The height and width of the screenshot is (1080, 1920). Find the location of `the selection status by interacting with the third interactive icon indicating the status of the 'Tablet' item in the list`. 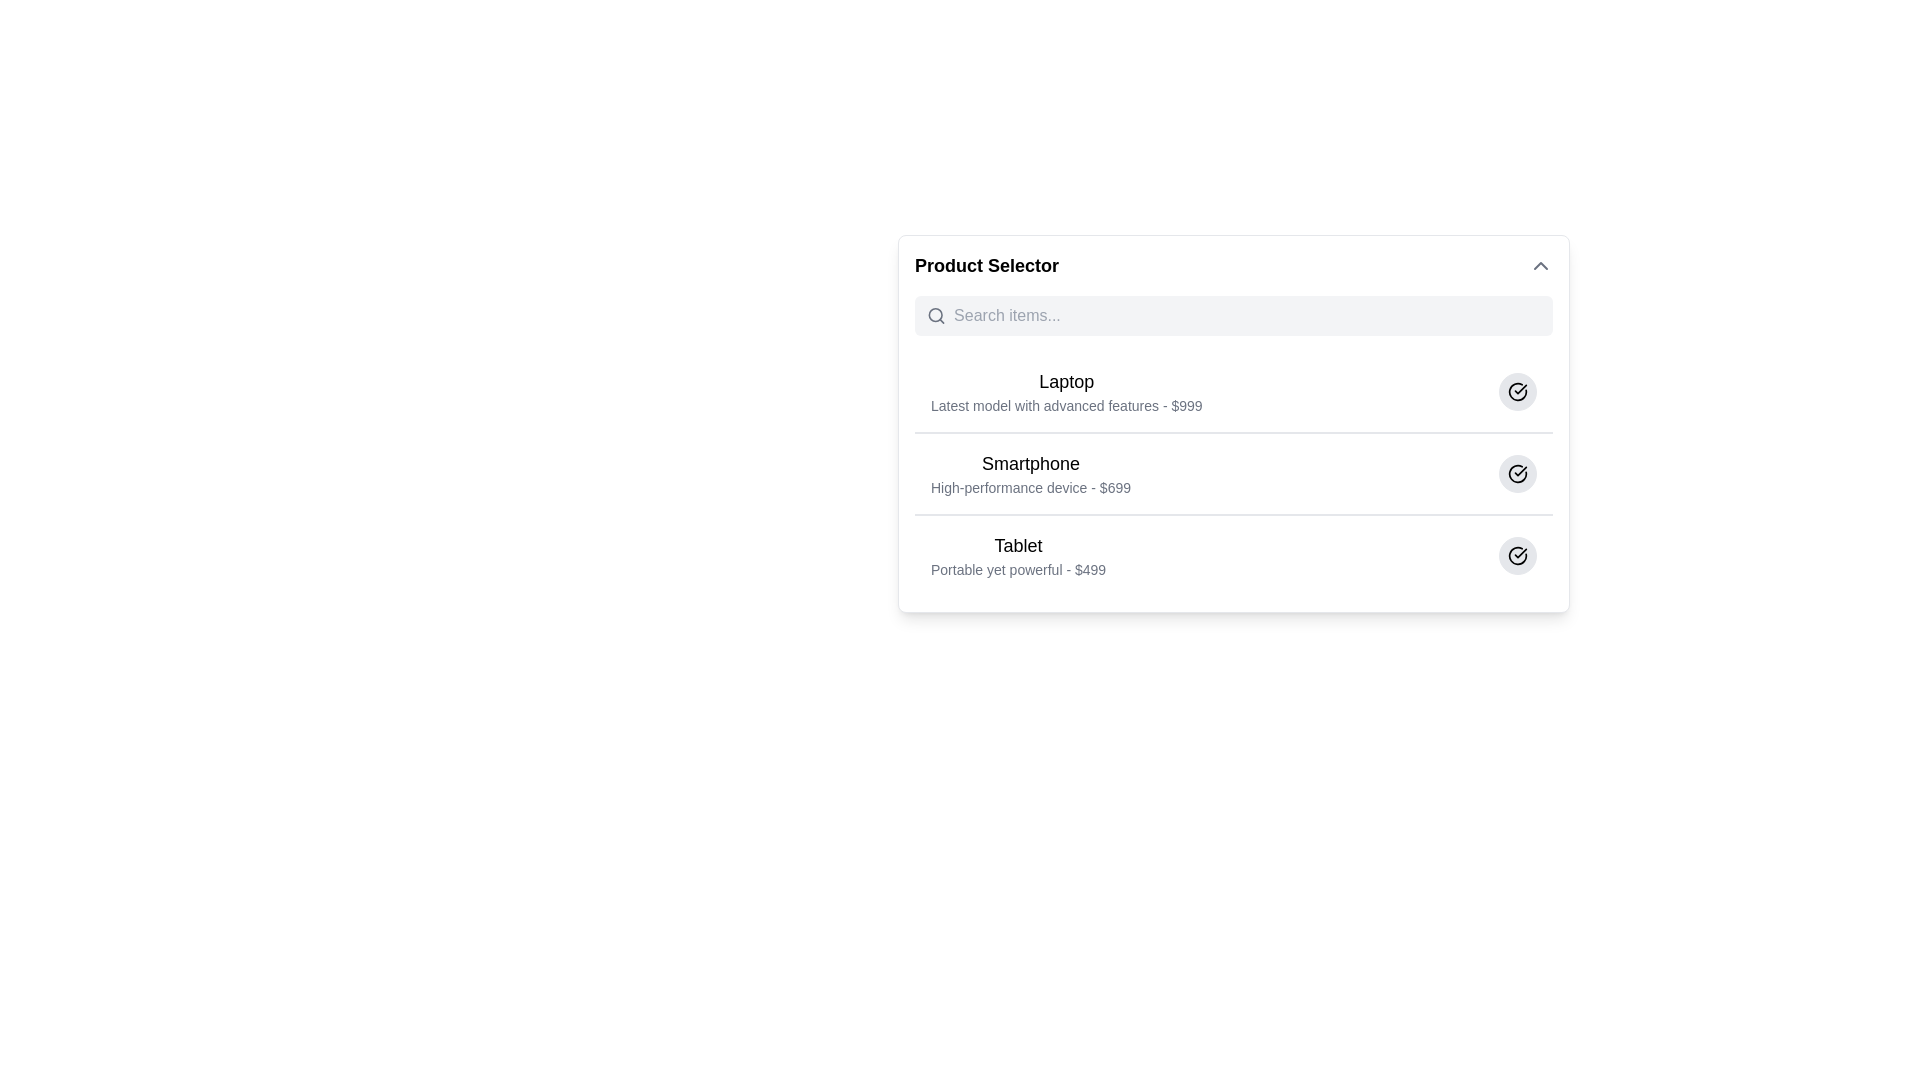

the selection status by interacting with the third interactive icon indicating the status of the 'Tablet' item in the list is located at coordinates (1517, 555).